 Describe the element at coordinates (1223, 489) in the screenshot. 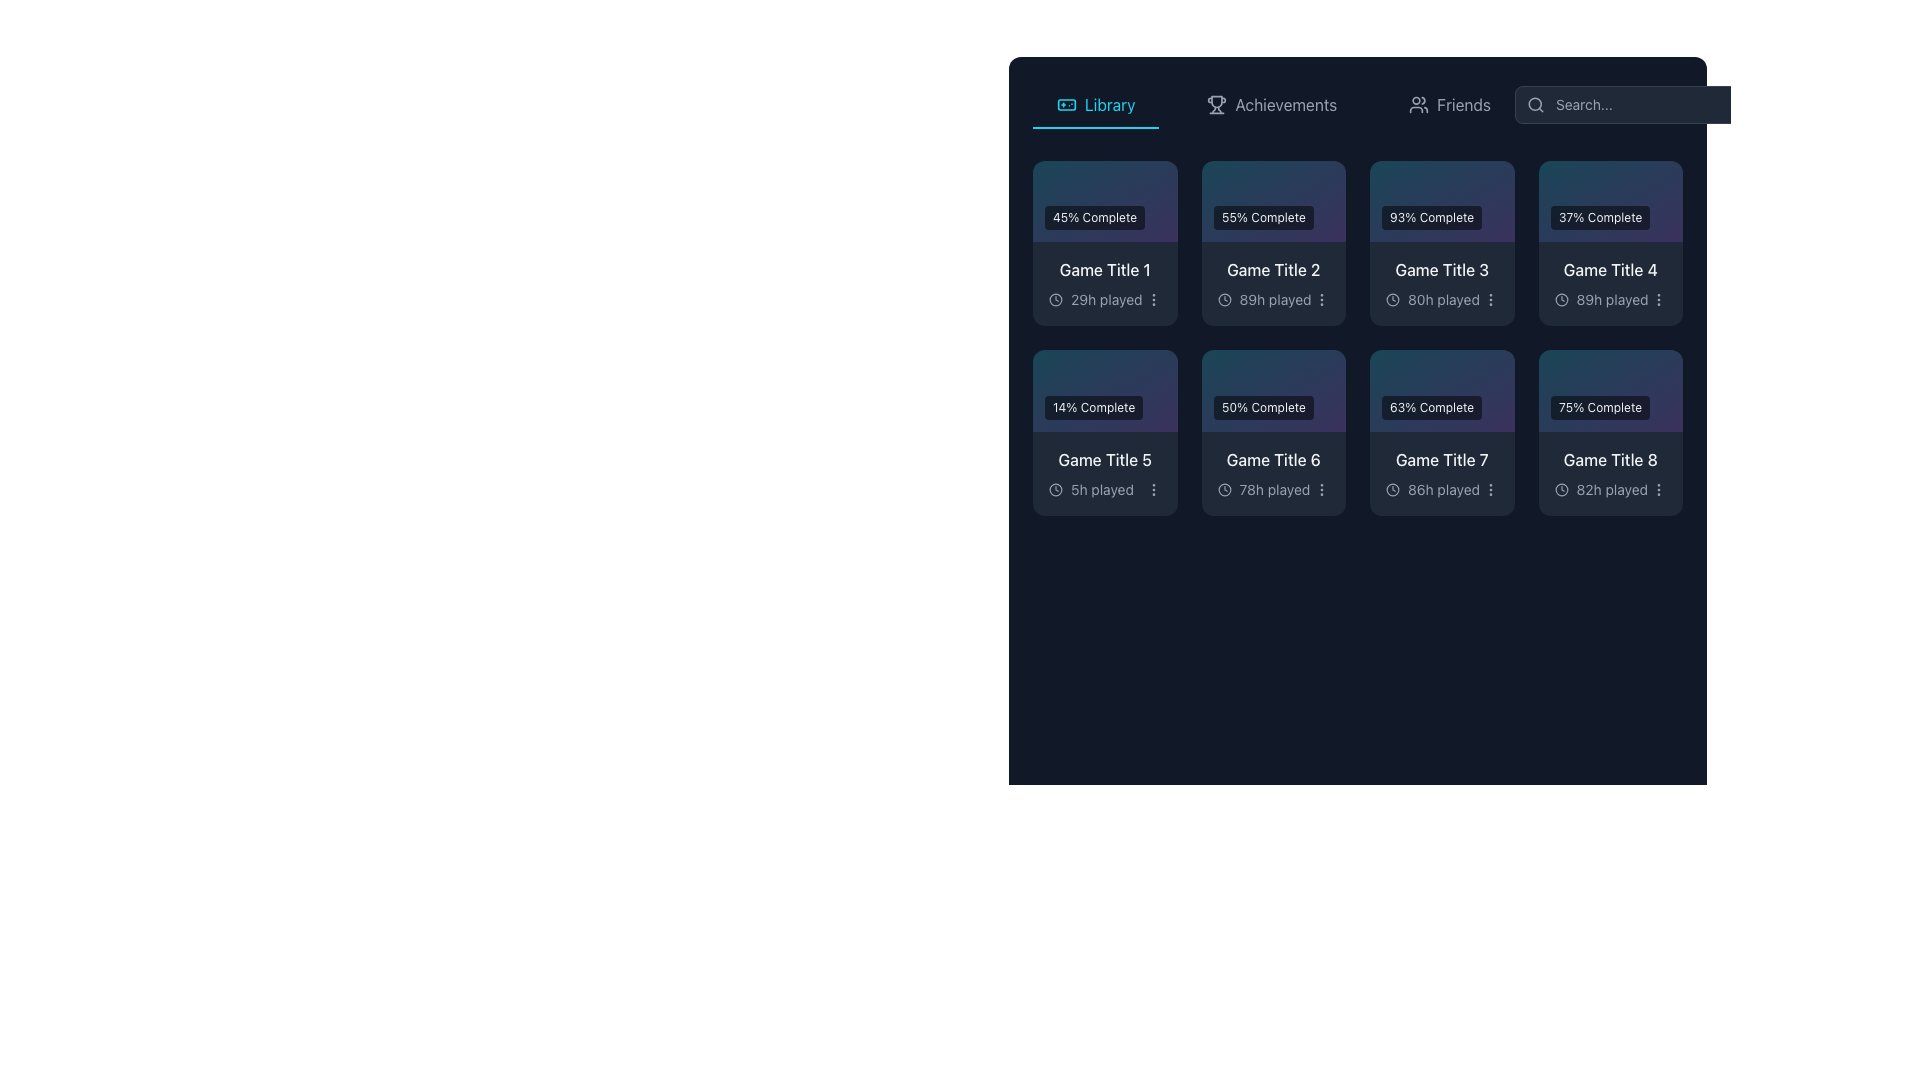

I see `the time-related indicator icon located to the left of the text '78h played' within the 'Game Title 6' card, as it serves as a non-interactive visual representation of playtime` at that location.